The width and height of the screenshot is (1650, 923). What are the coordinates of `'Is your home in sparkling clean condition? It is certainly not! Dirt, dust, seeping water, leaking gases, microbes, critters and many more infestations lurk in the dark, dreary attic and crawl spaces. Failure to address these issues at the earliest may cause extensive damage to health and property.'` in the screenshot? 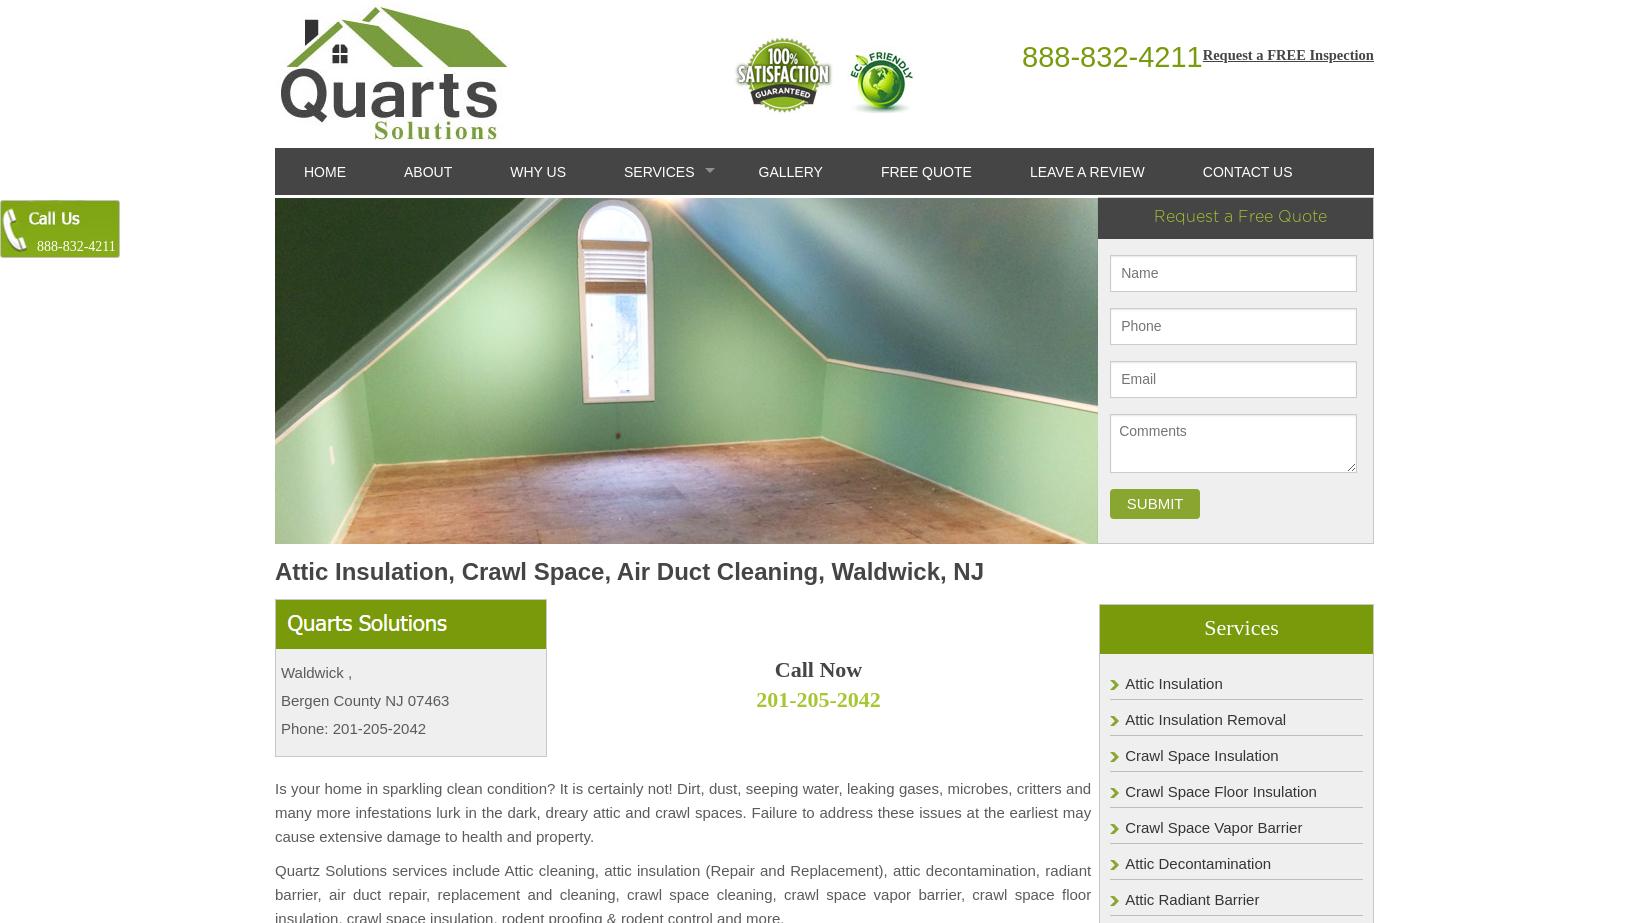 It's located at (275, 810).